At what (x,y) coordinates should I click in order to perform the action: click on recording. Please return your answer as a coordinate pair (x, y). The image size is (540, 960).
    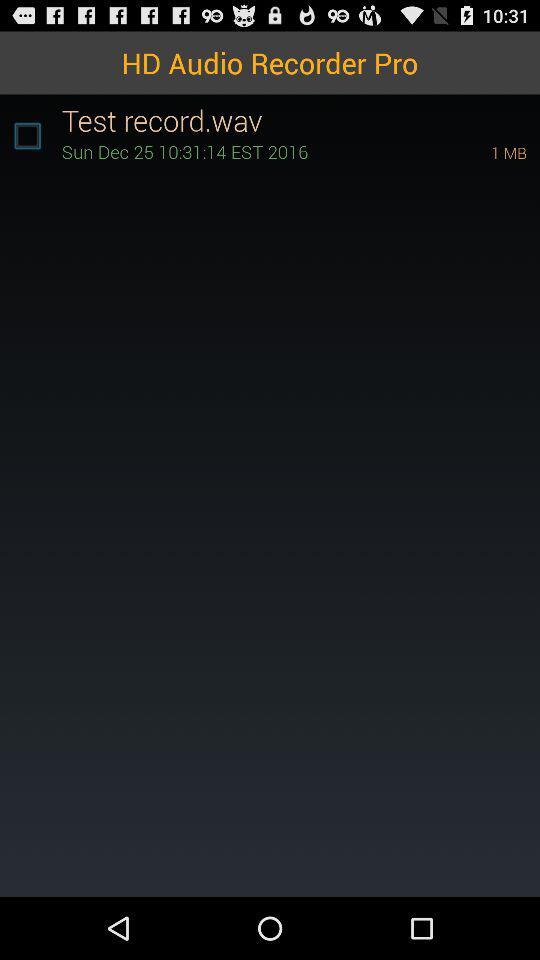
    Looking at the image, I should click on (26, 135).